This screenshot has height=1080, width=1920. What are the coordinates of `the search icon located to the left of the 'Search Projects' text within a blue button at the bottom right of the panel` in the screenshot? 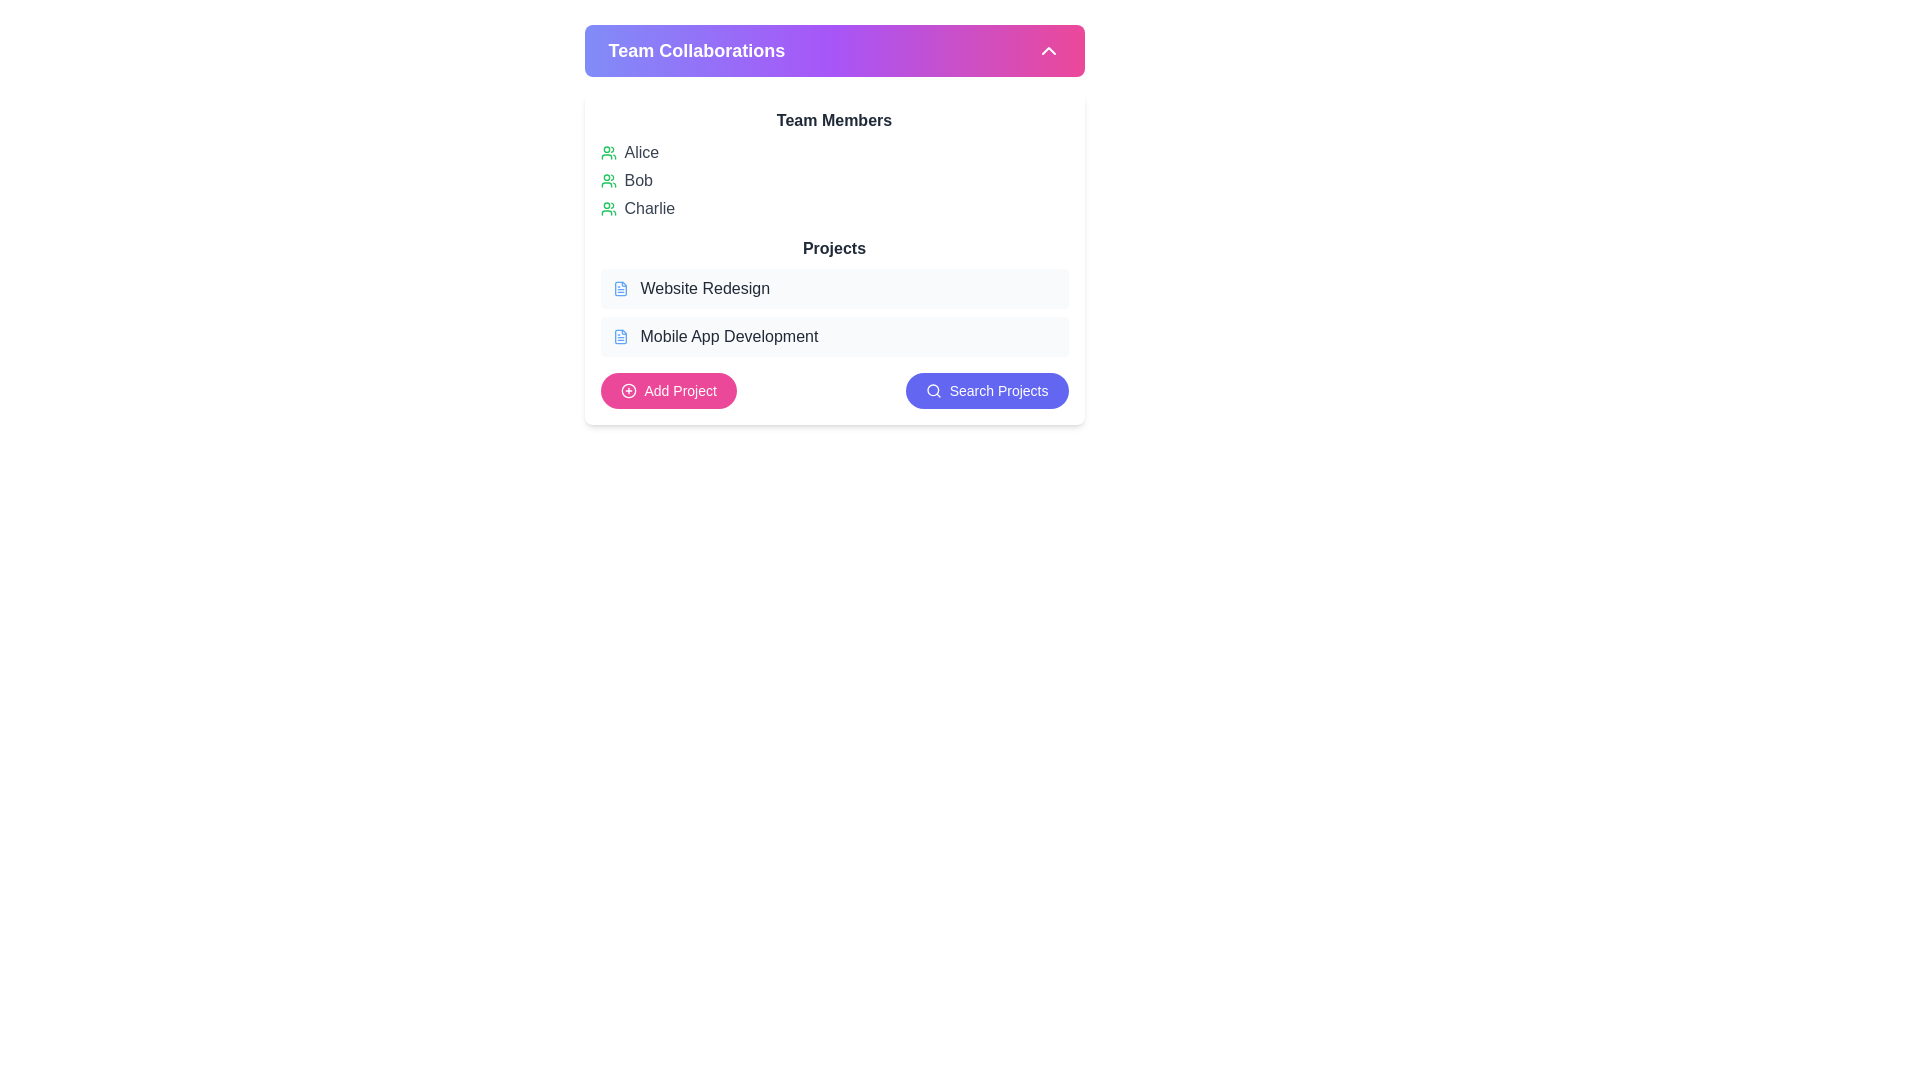 It's located at (932, 390).